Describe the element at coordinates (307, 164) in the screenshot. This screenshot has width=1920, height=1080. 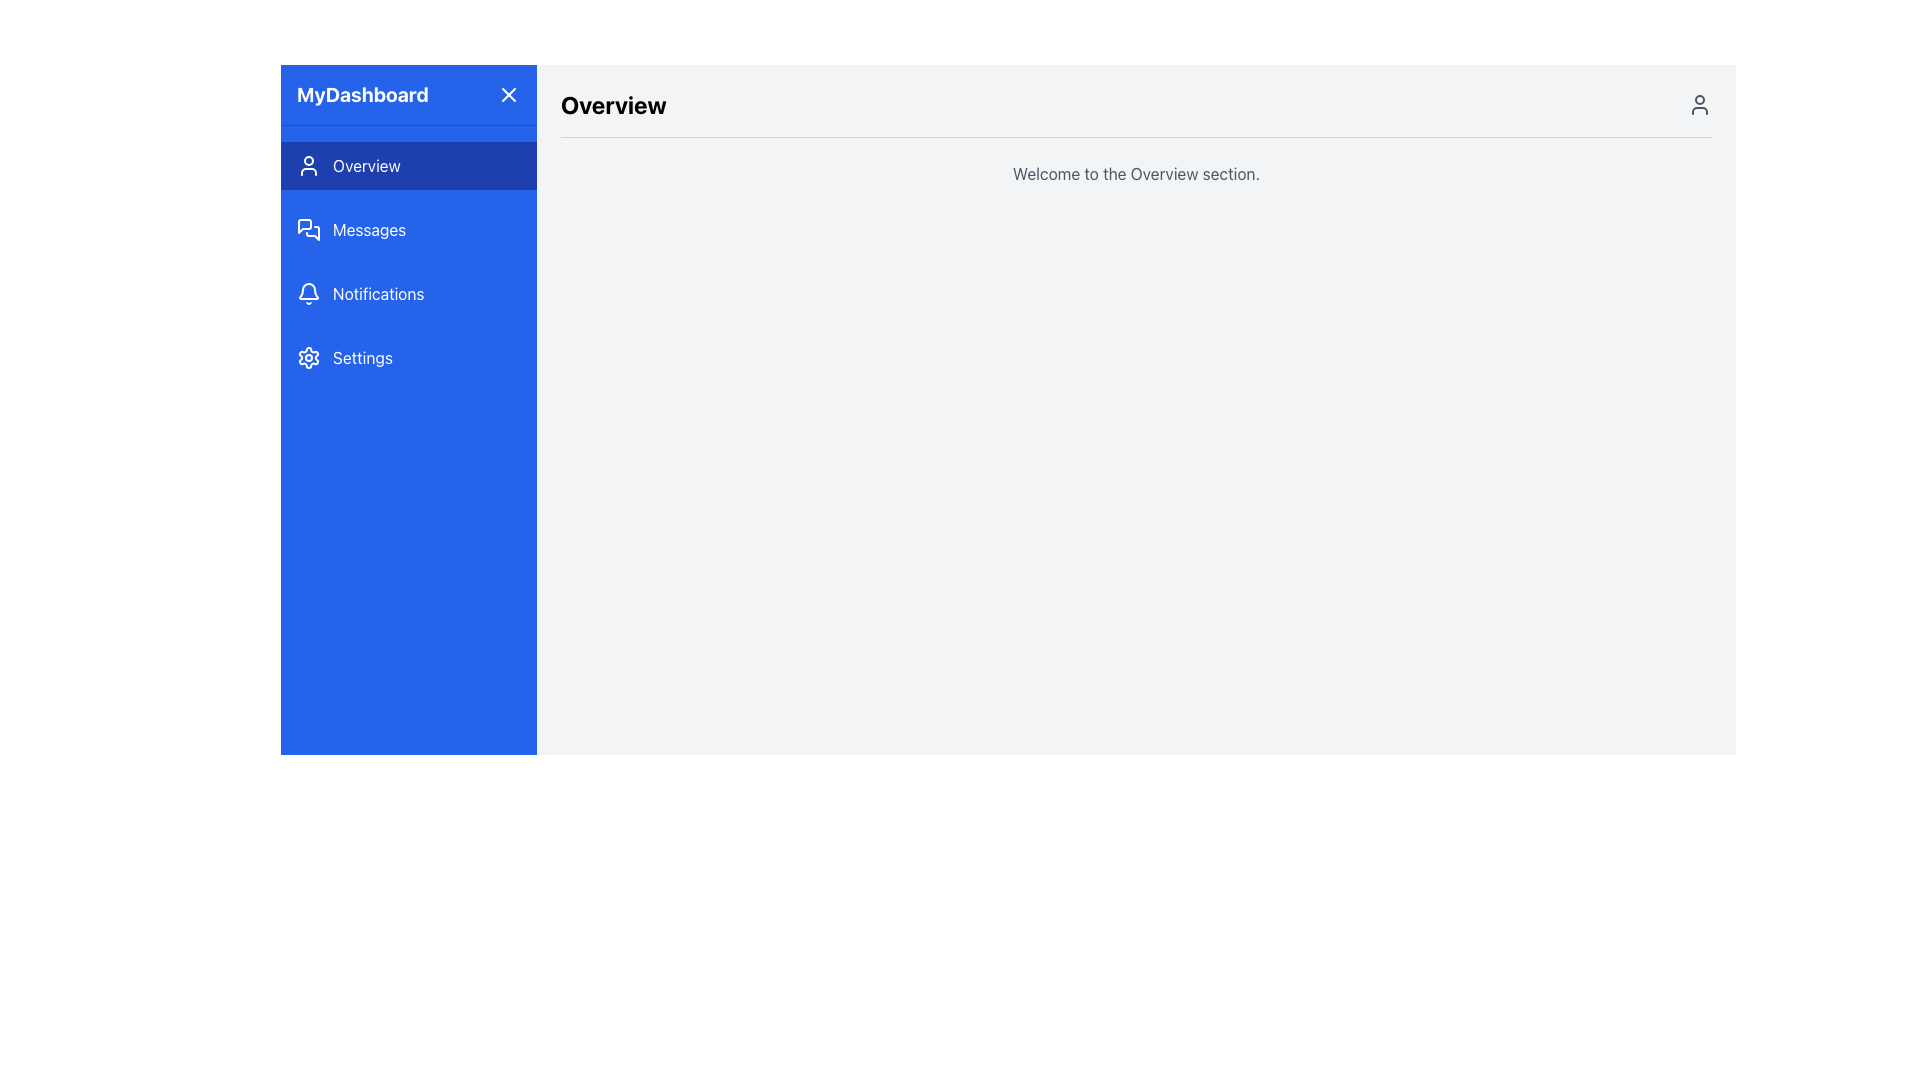
I see `the 'Overview' icon in the vertical navigation menu` at that location.